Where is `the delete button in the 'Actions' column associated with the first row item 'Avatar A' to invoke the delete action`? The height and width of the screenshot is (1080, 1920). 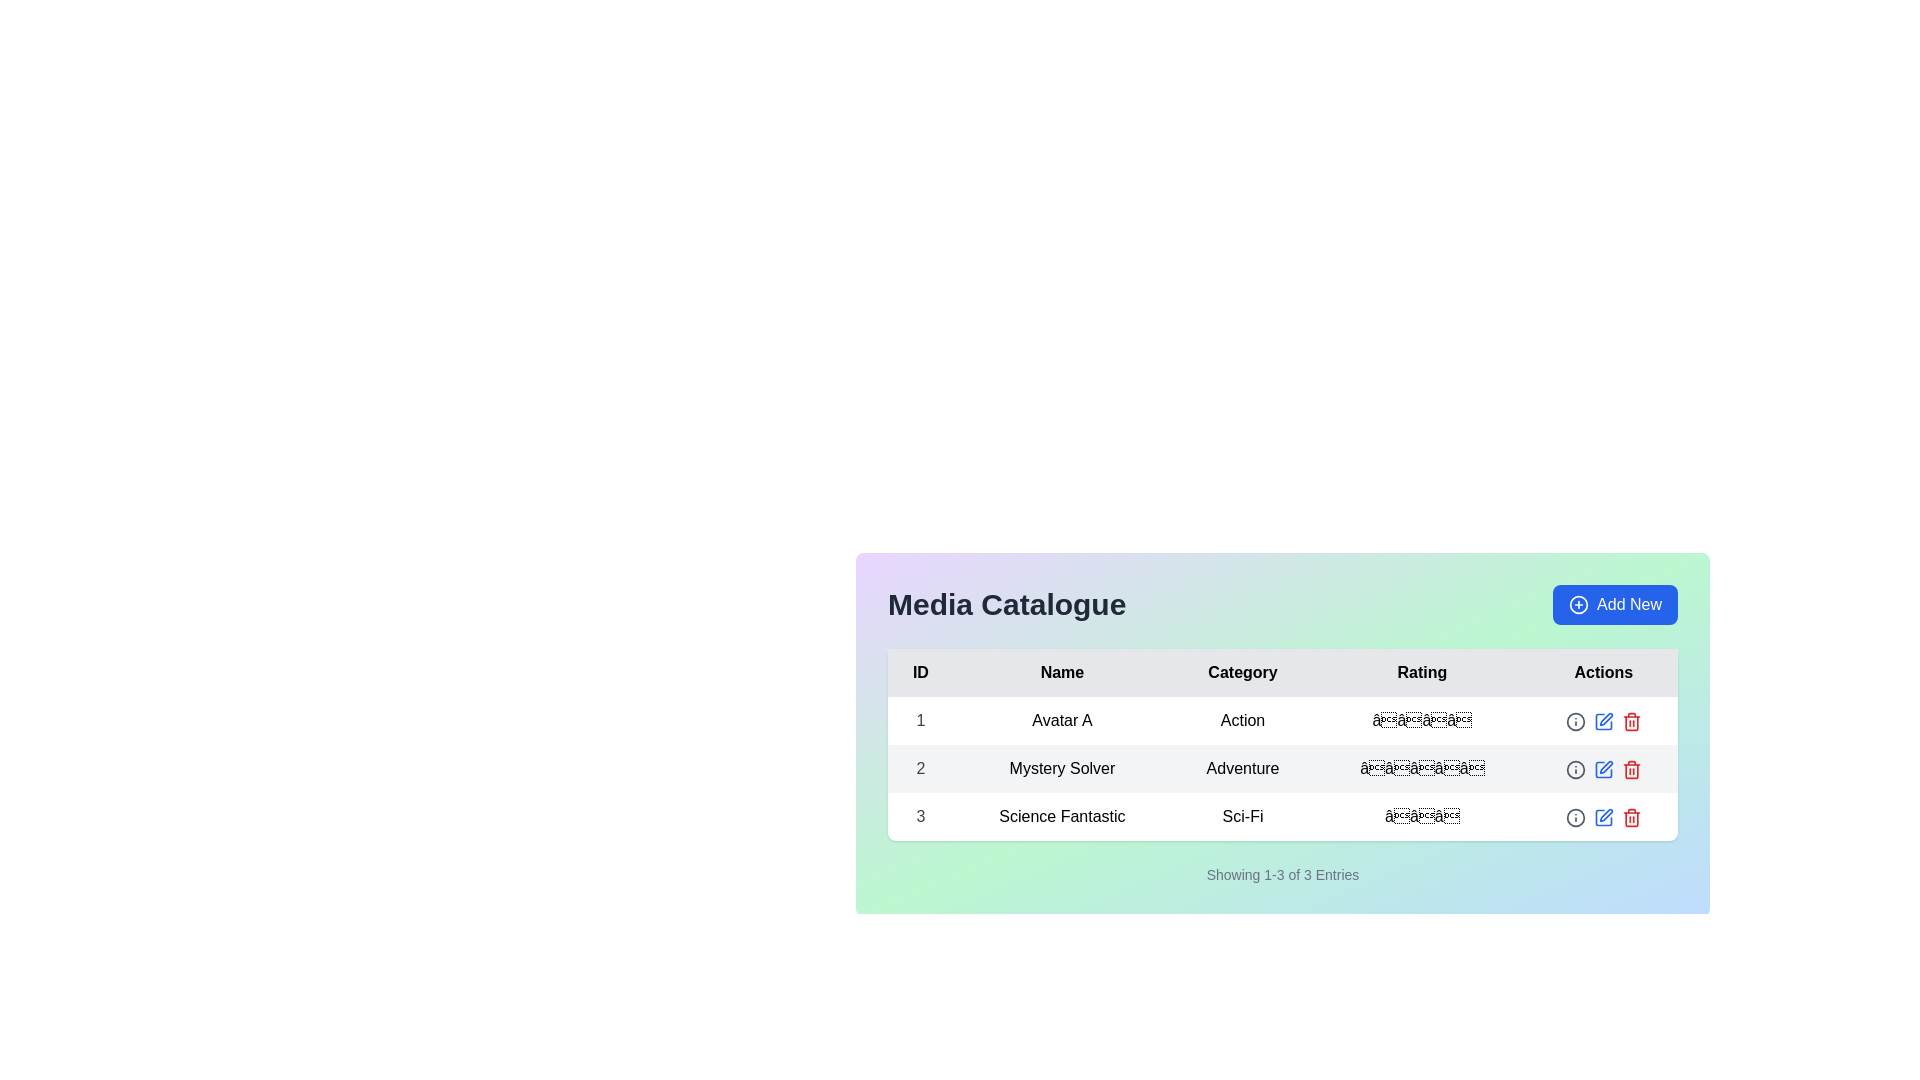
the delete button in the 'Actions' column associated with the first row item 'Avatar A' to invoke the delete action is located at coordinates (1631, 721).